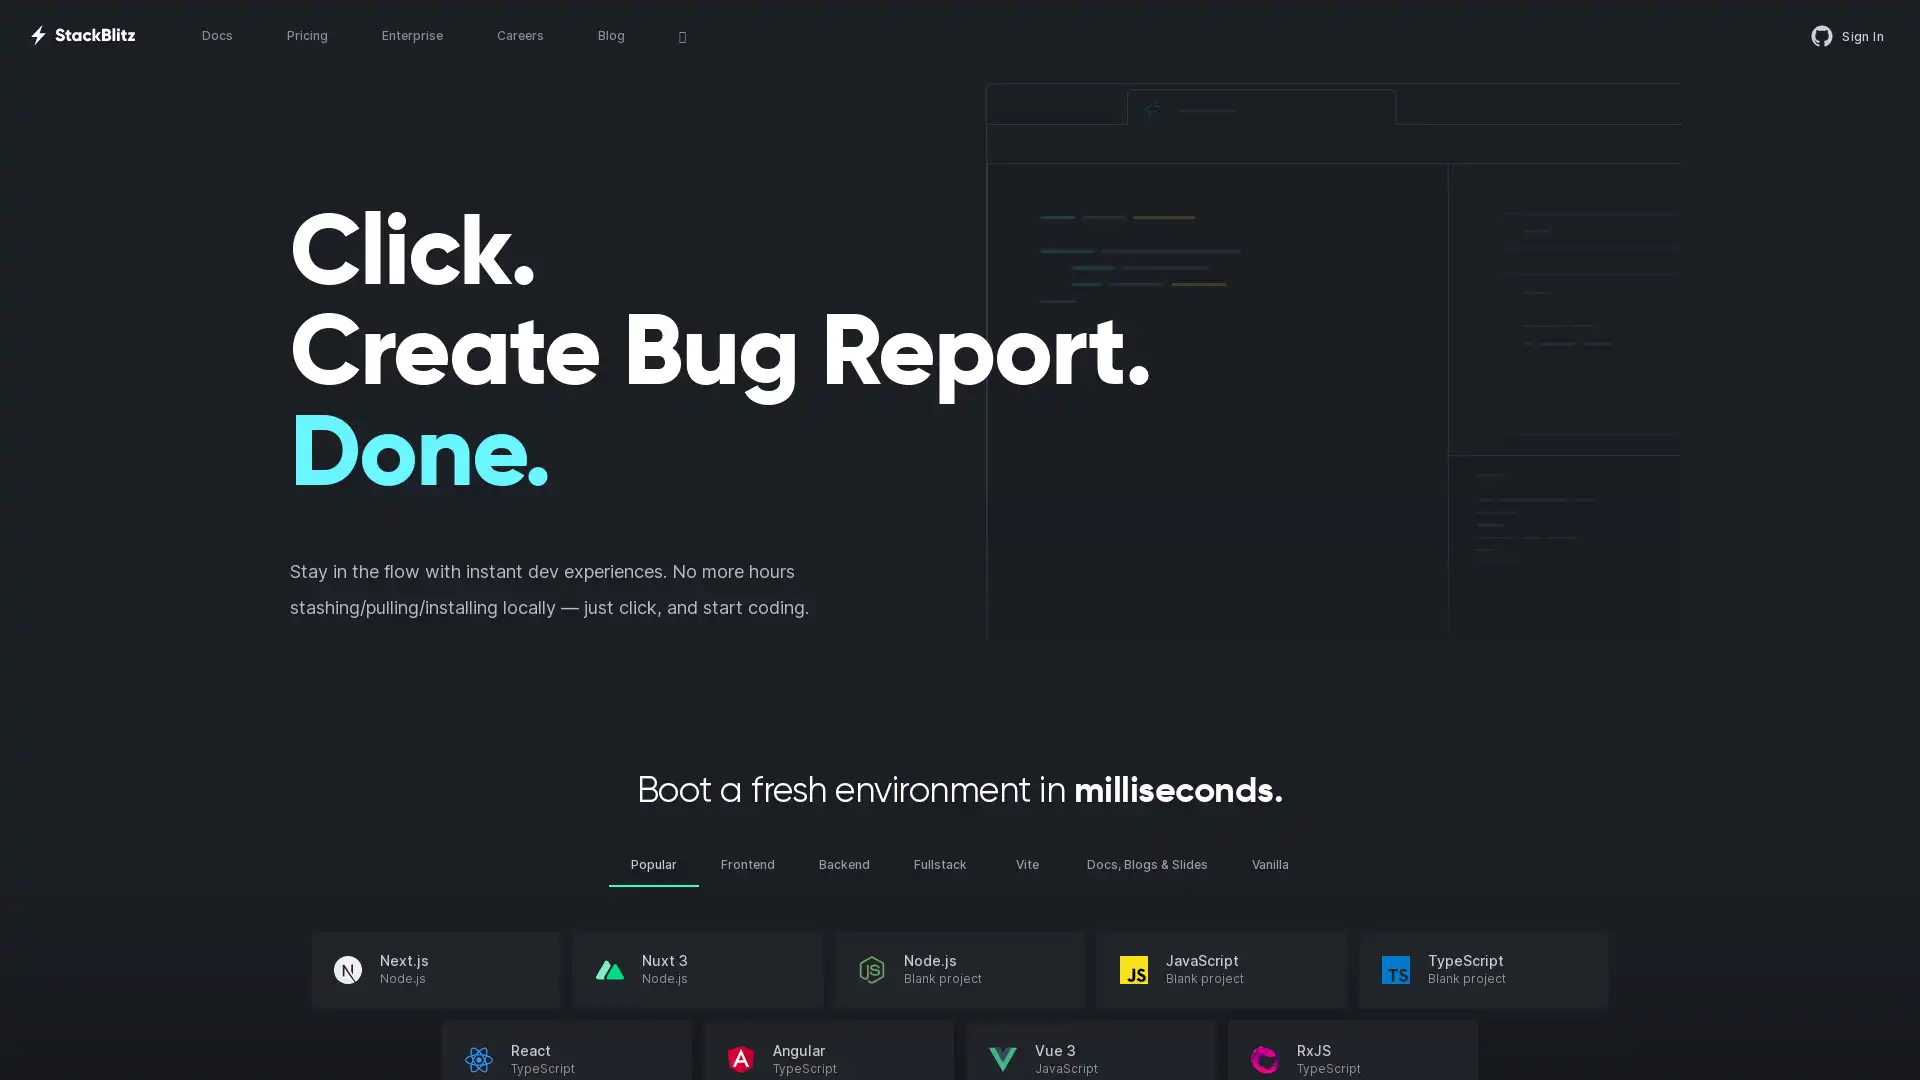  I want to click on Frontend, so click(747, 863).